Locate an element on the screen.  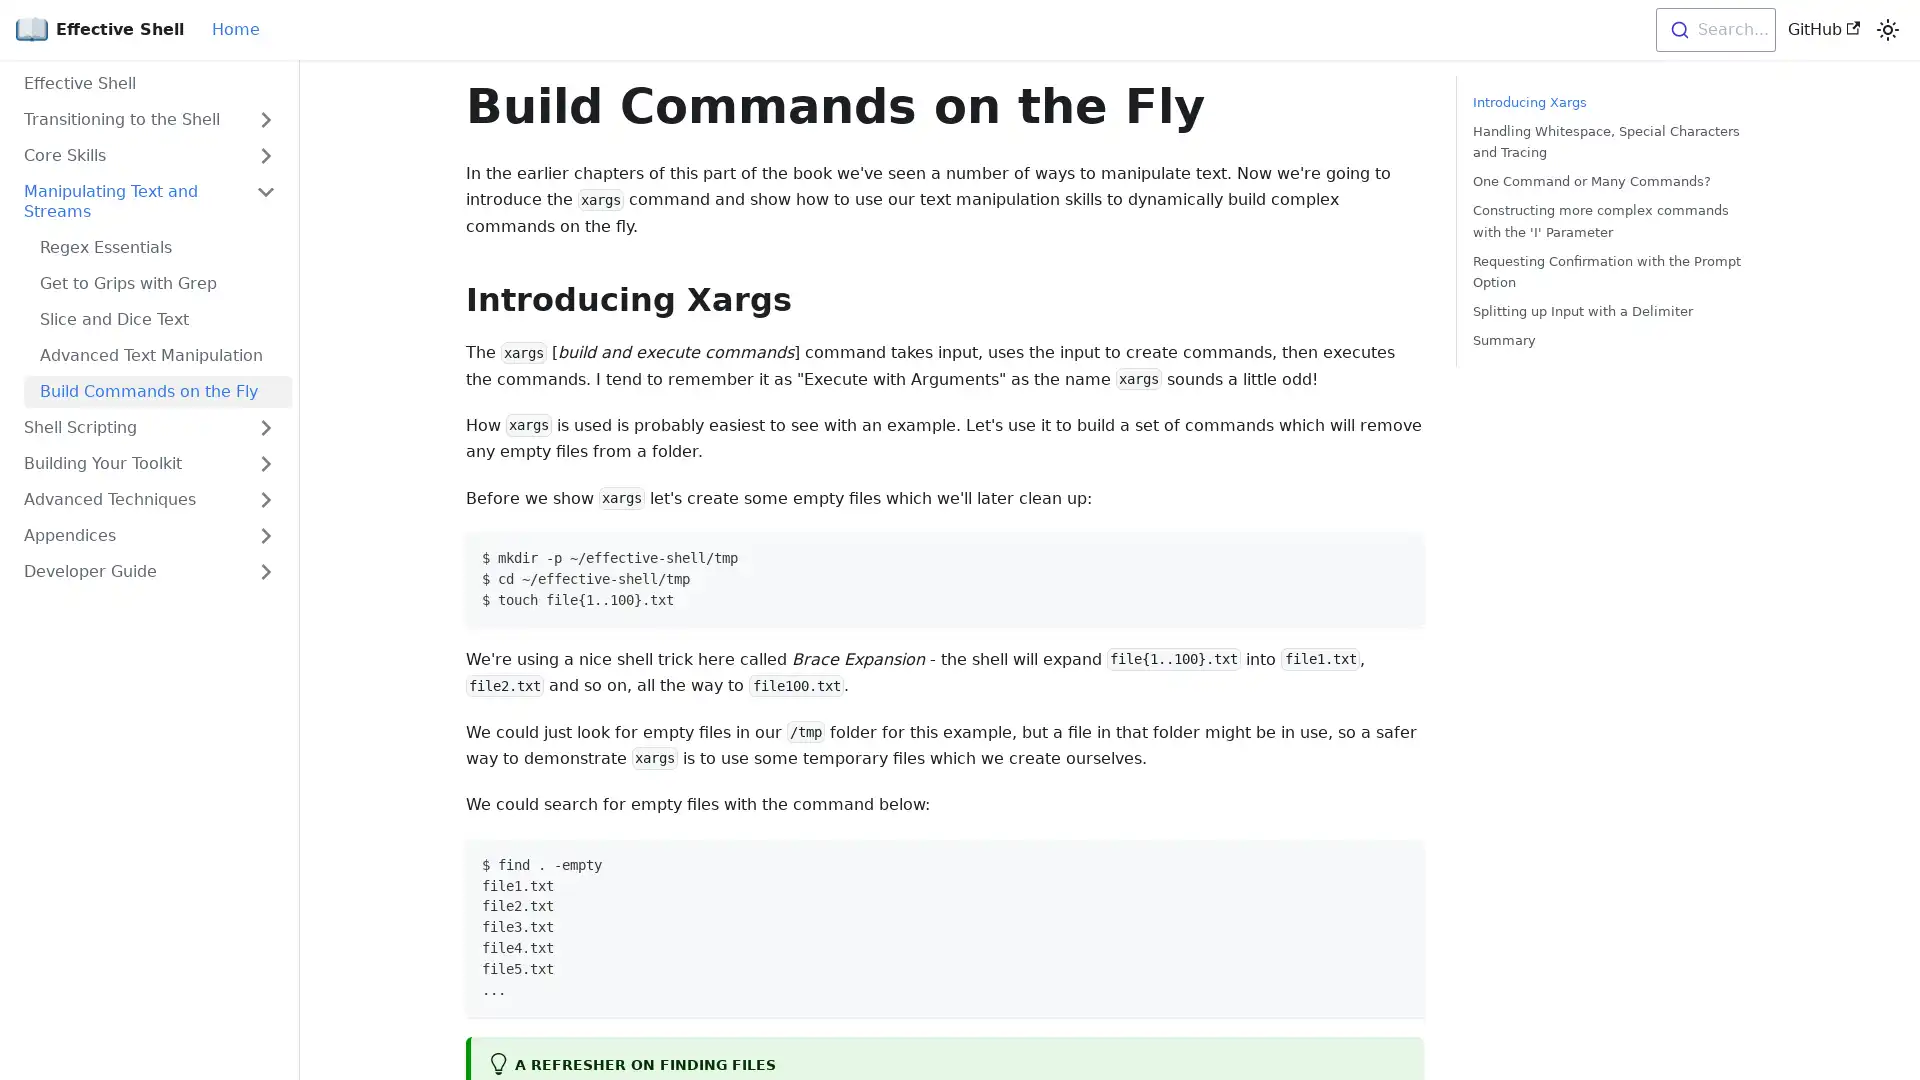
Toggle the collapsible sidebar category 'Core Skills' is located at coordinates (264, 154).